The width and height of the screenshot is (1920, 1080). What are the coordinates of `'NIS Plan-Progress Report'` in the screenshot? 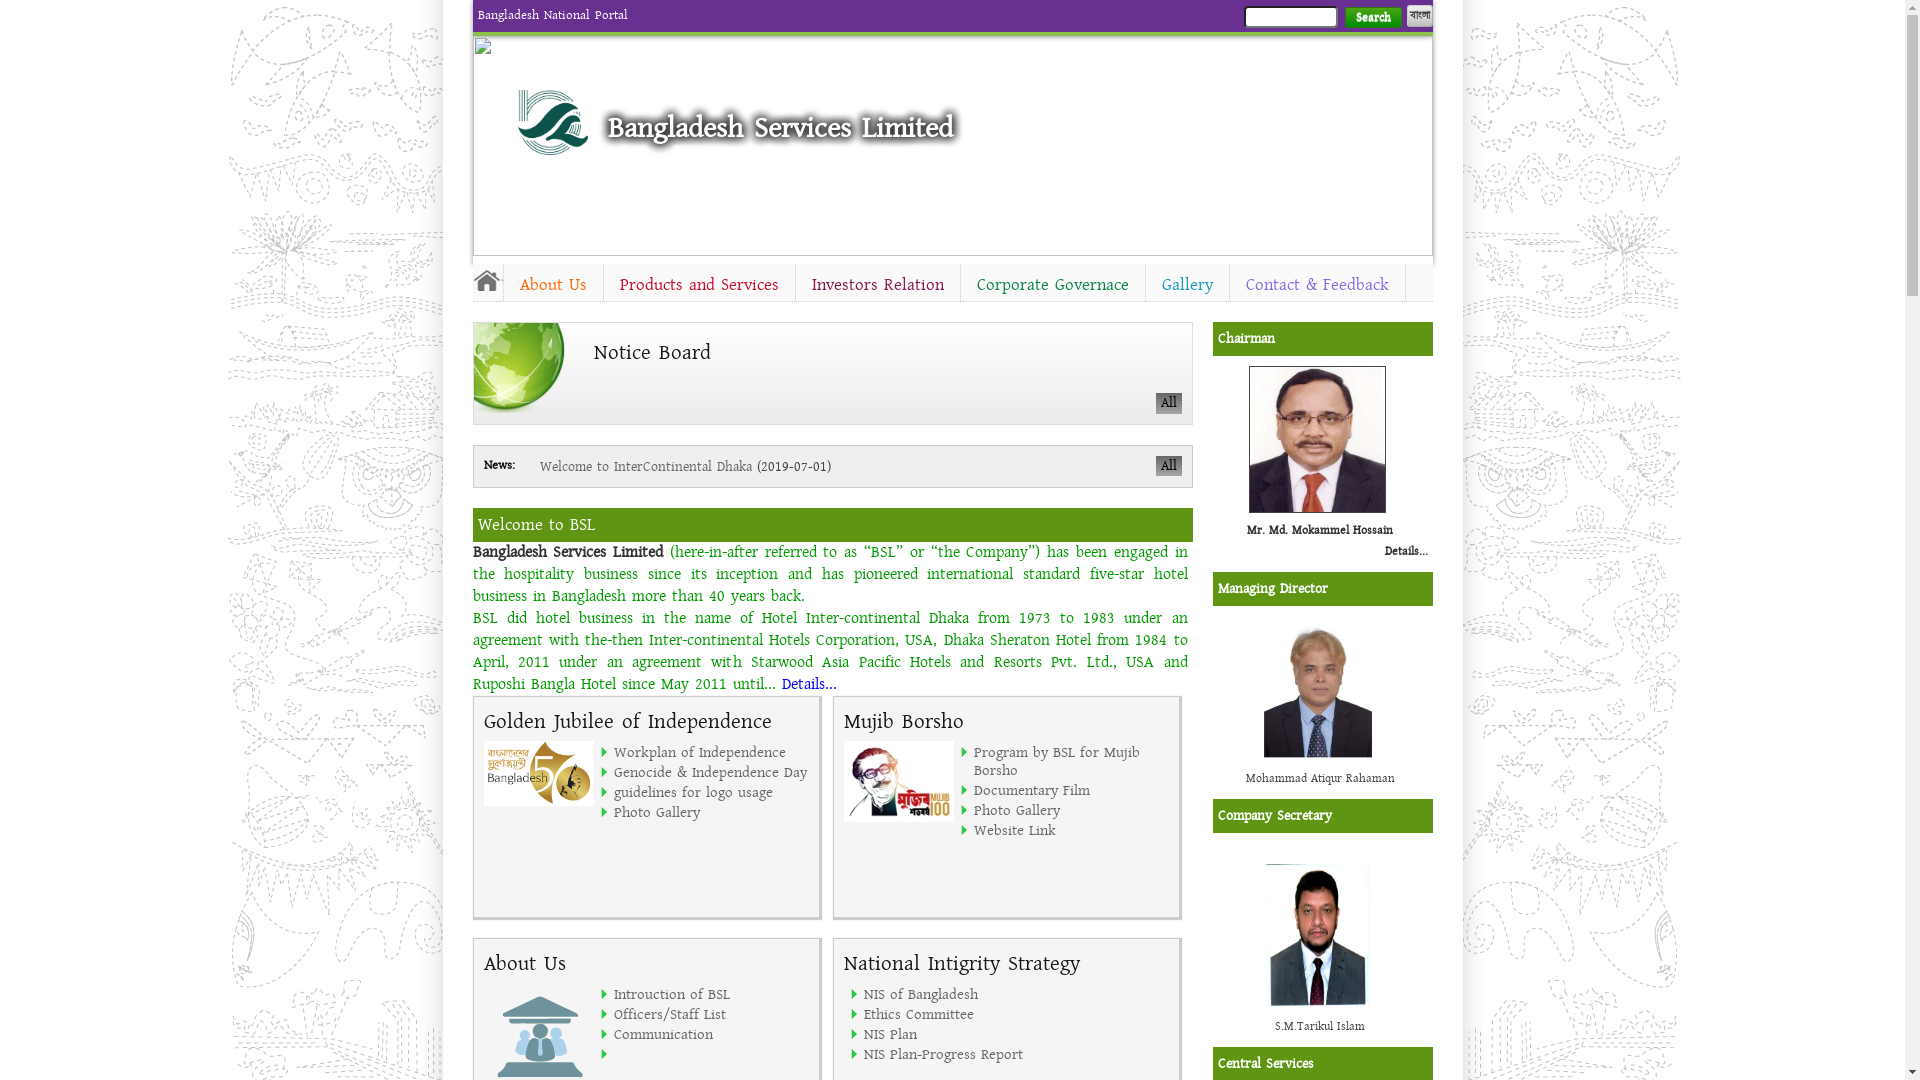 It's located at (961, 1052).